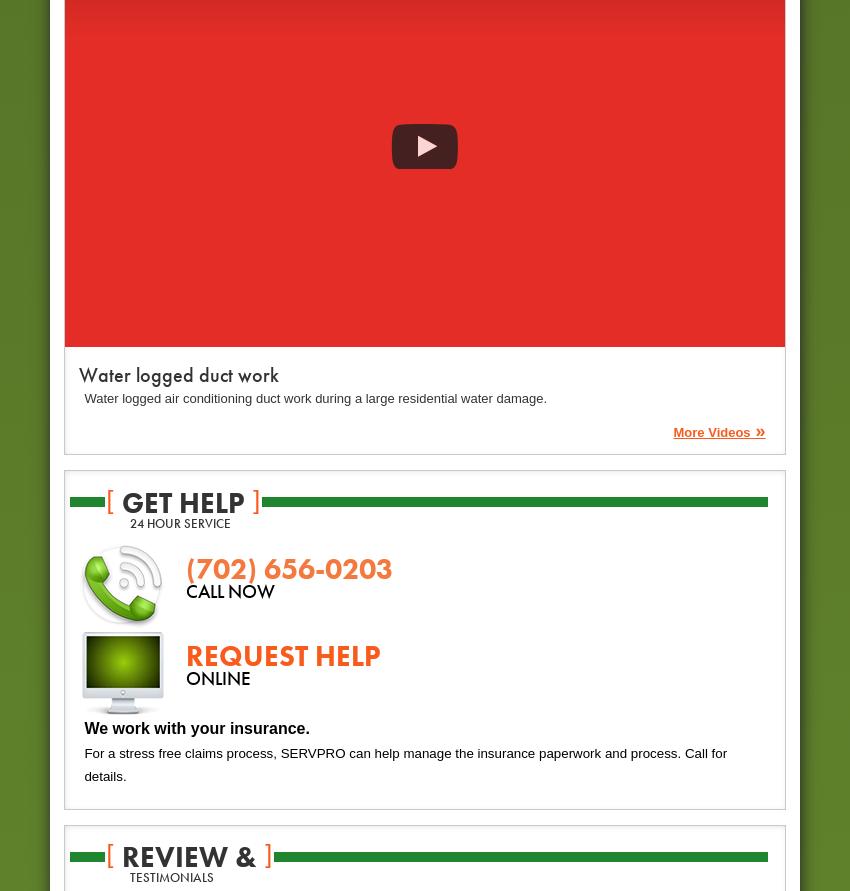 The image size is (850, 891). I want to click on '24 hour service', so click(178, 521).